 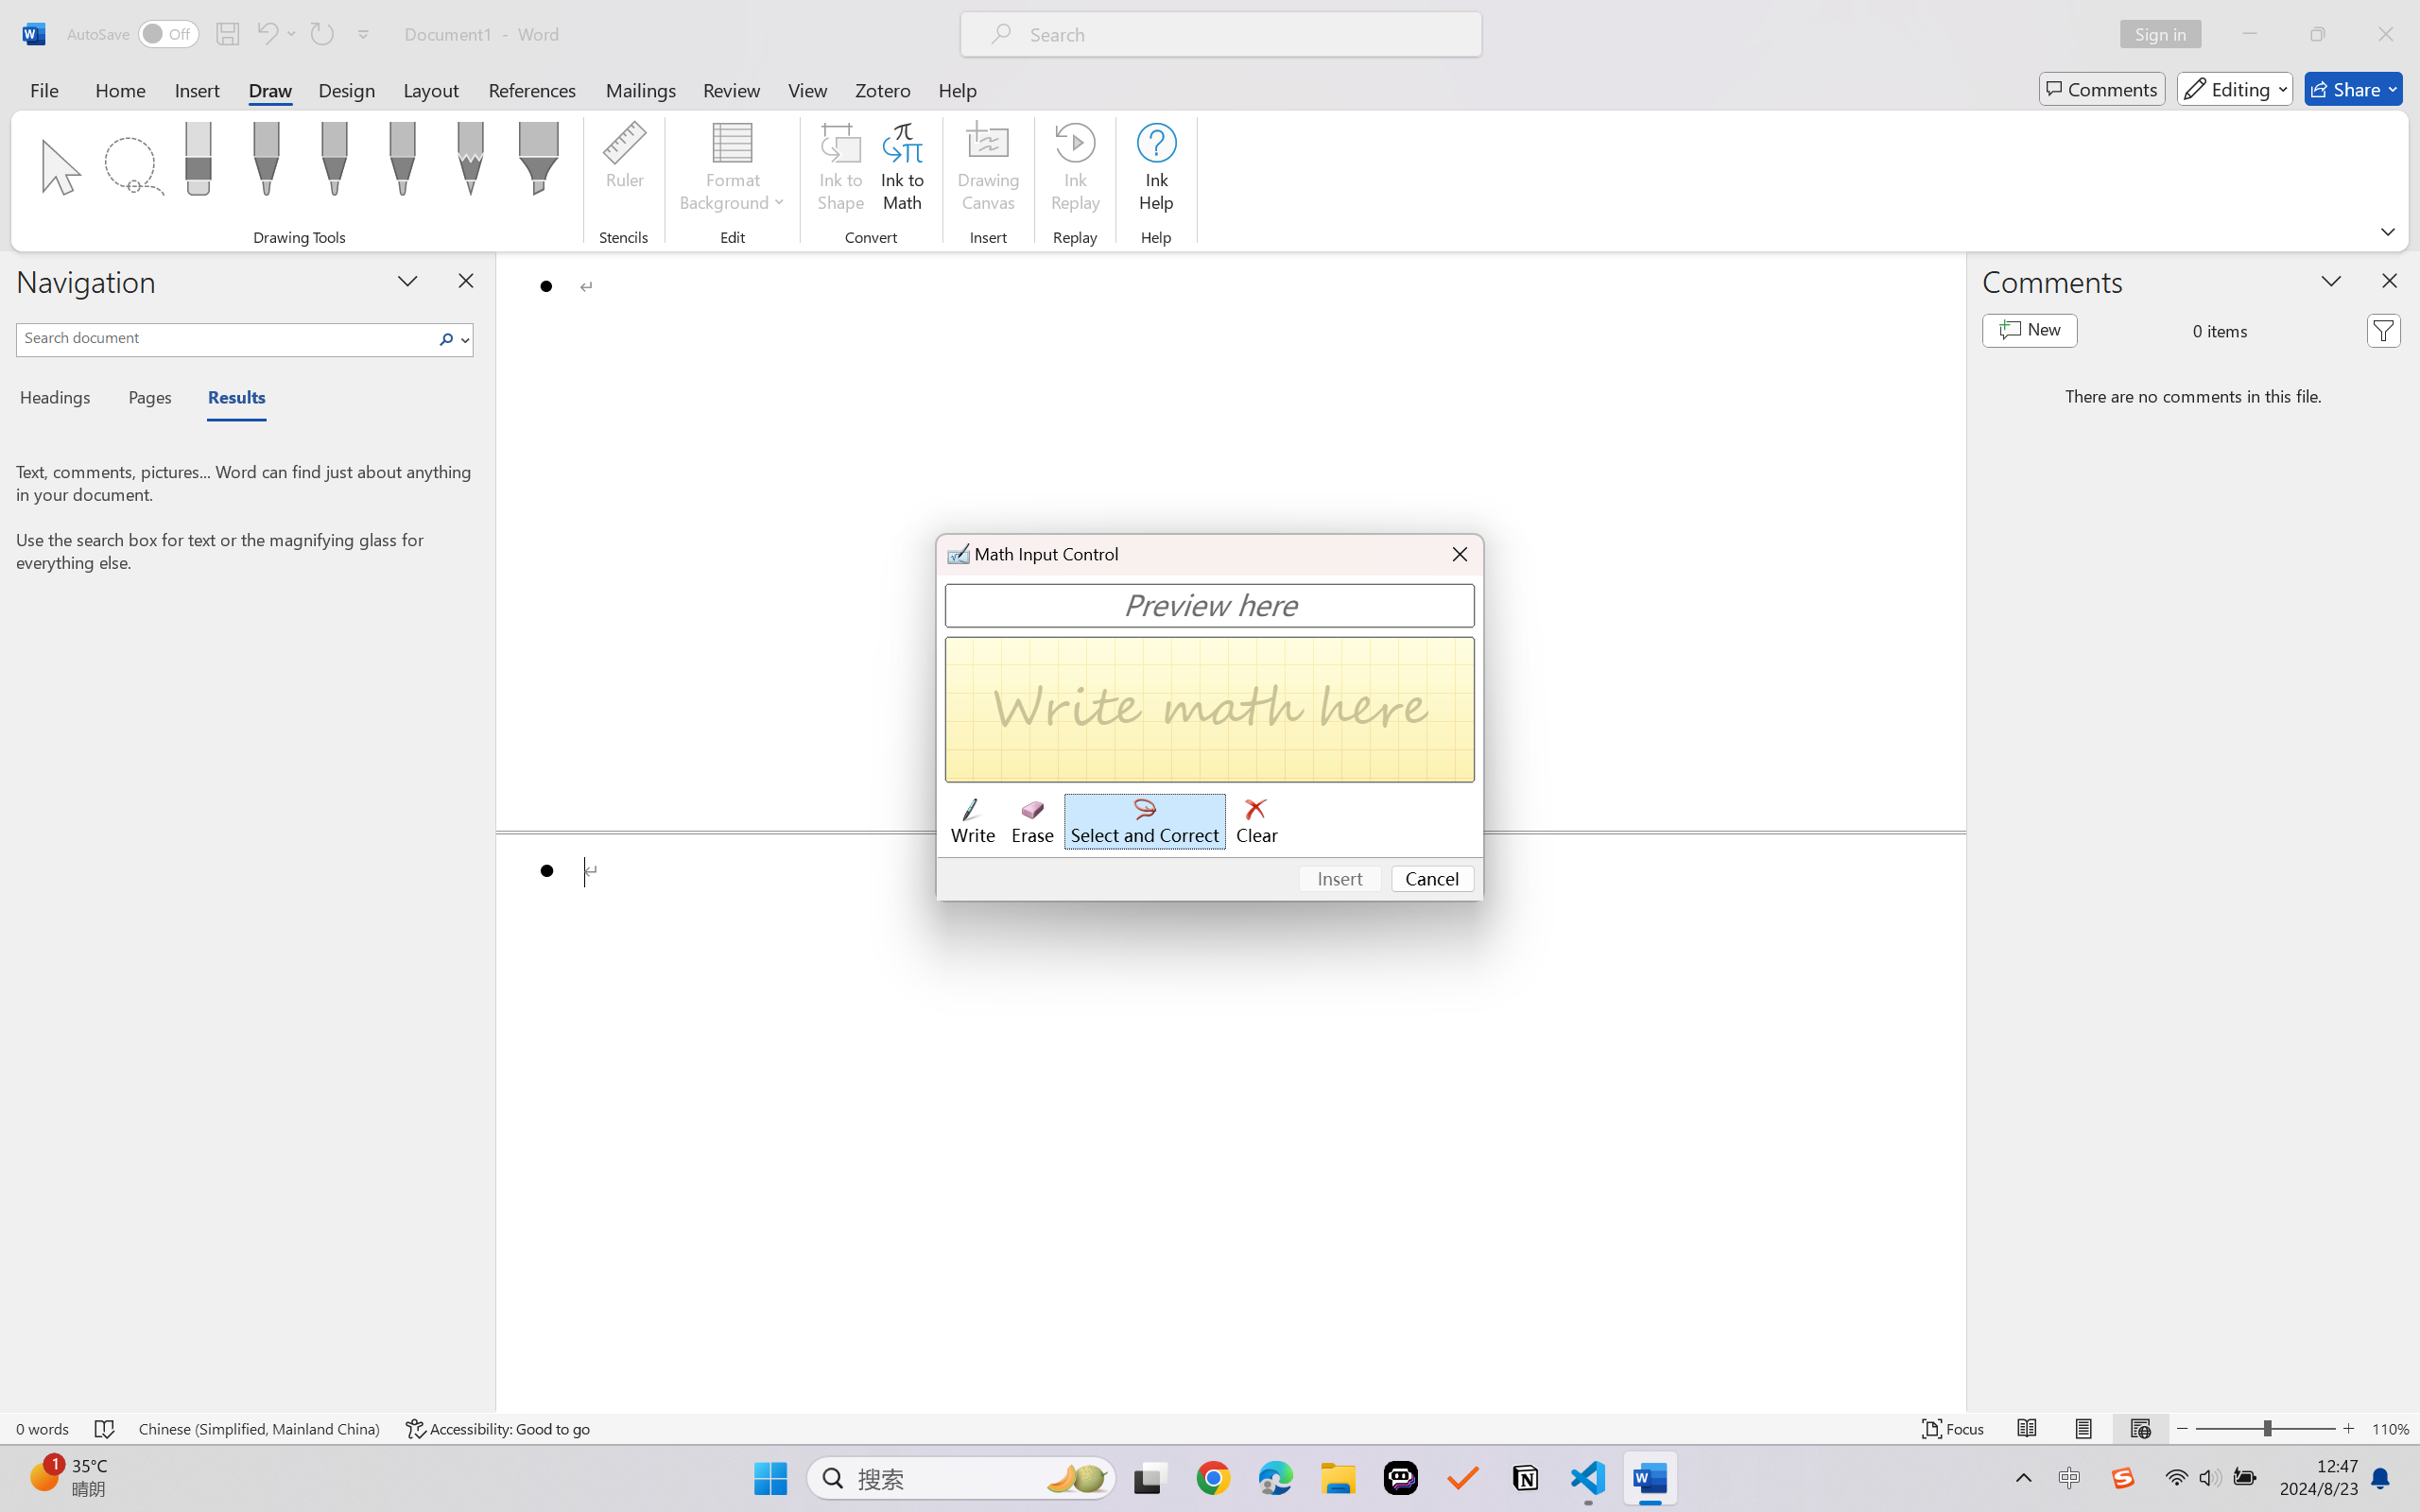 What do you see at coordinates (1432, 879) in the screenshot?
I see `'Cancel'` at bounding box center [1432, 879].